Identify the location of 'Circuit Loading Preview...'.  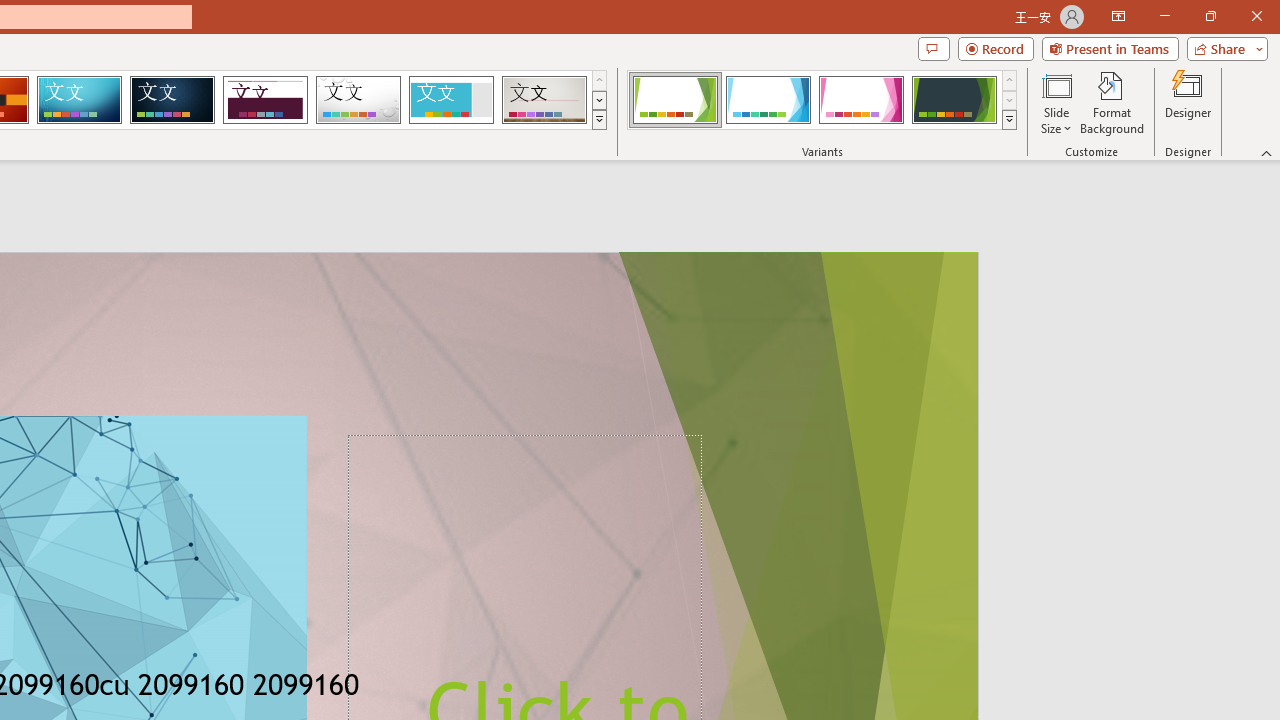
(79, 100).